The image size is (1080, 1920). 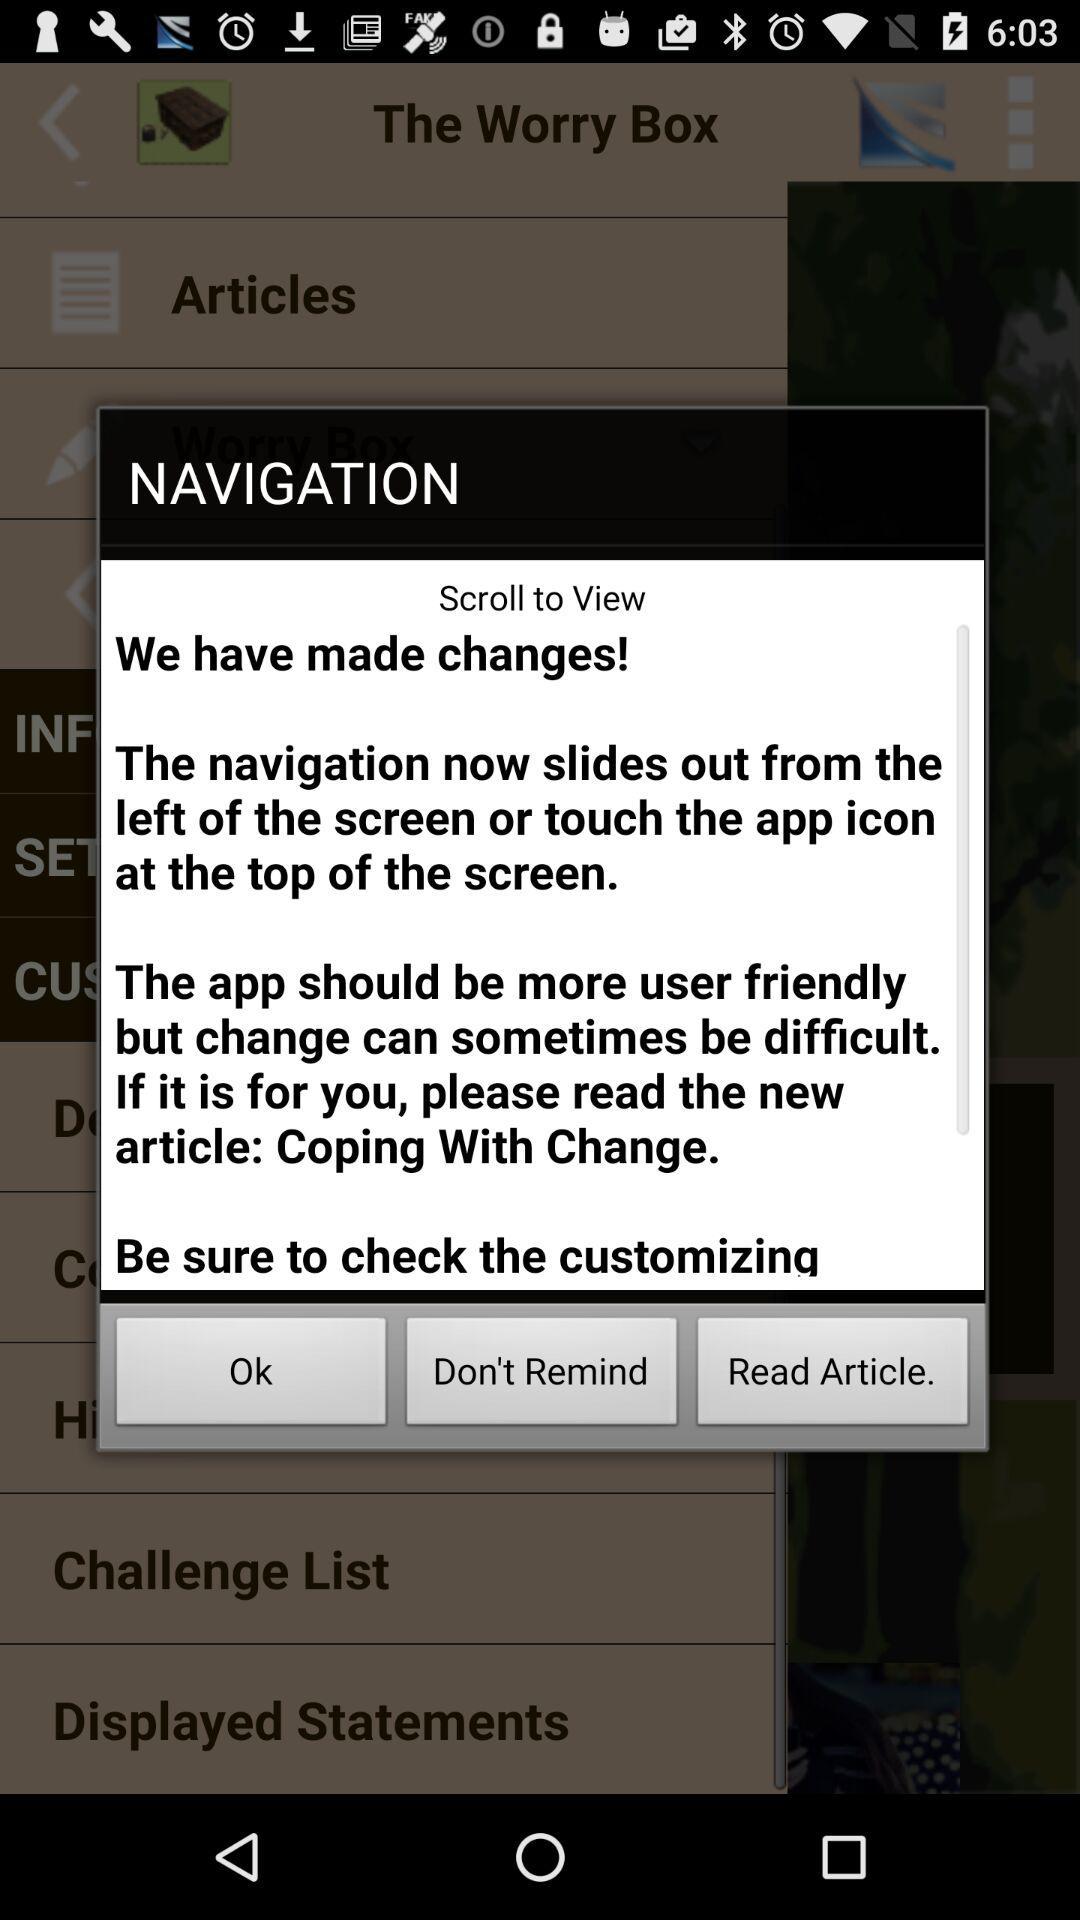 I want to click on the don't remind, so click(x=542, y=1376).